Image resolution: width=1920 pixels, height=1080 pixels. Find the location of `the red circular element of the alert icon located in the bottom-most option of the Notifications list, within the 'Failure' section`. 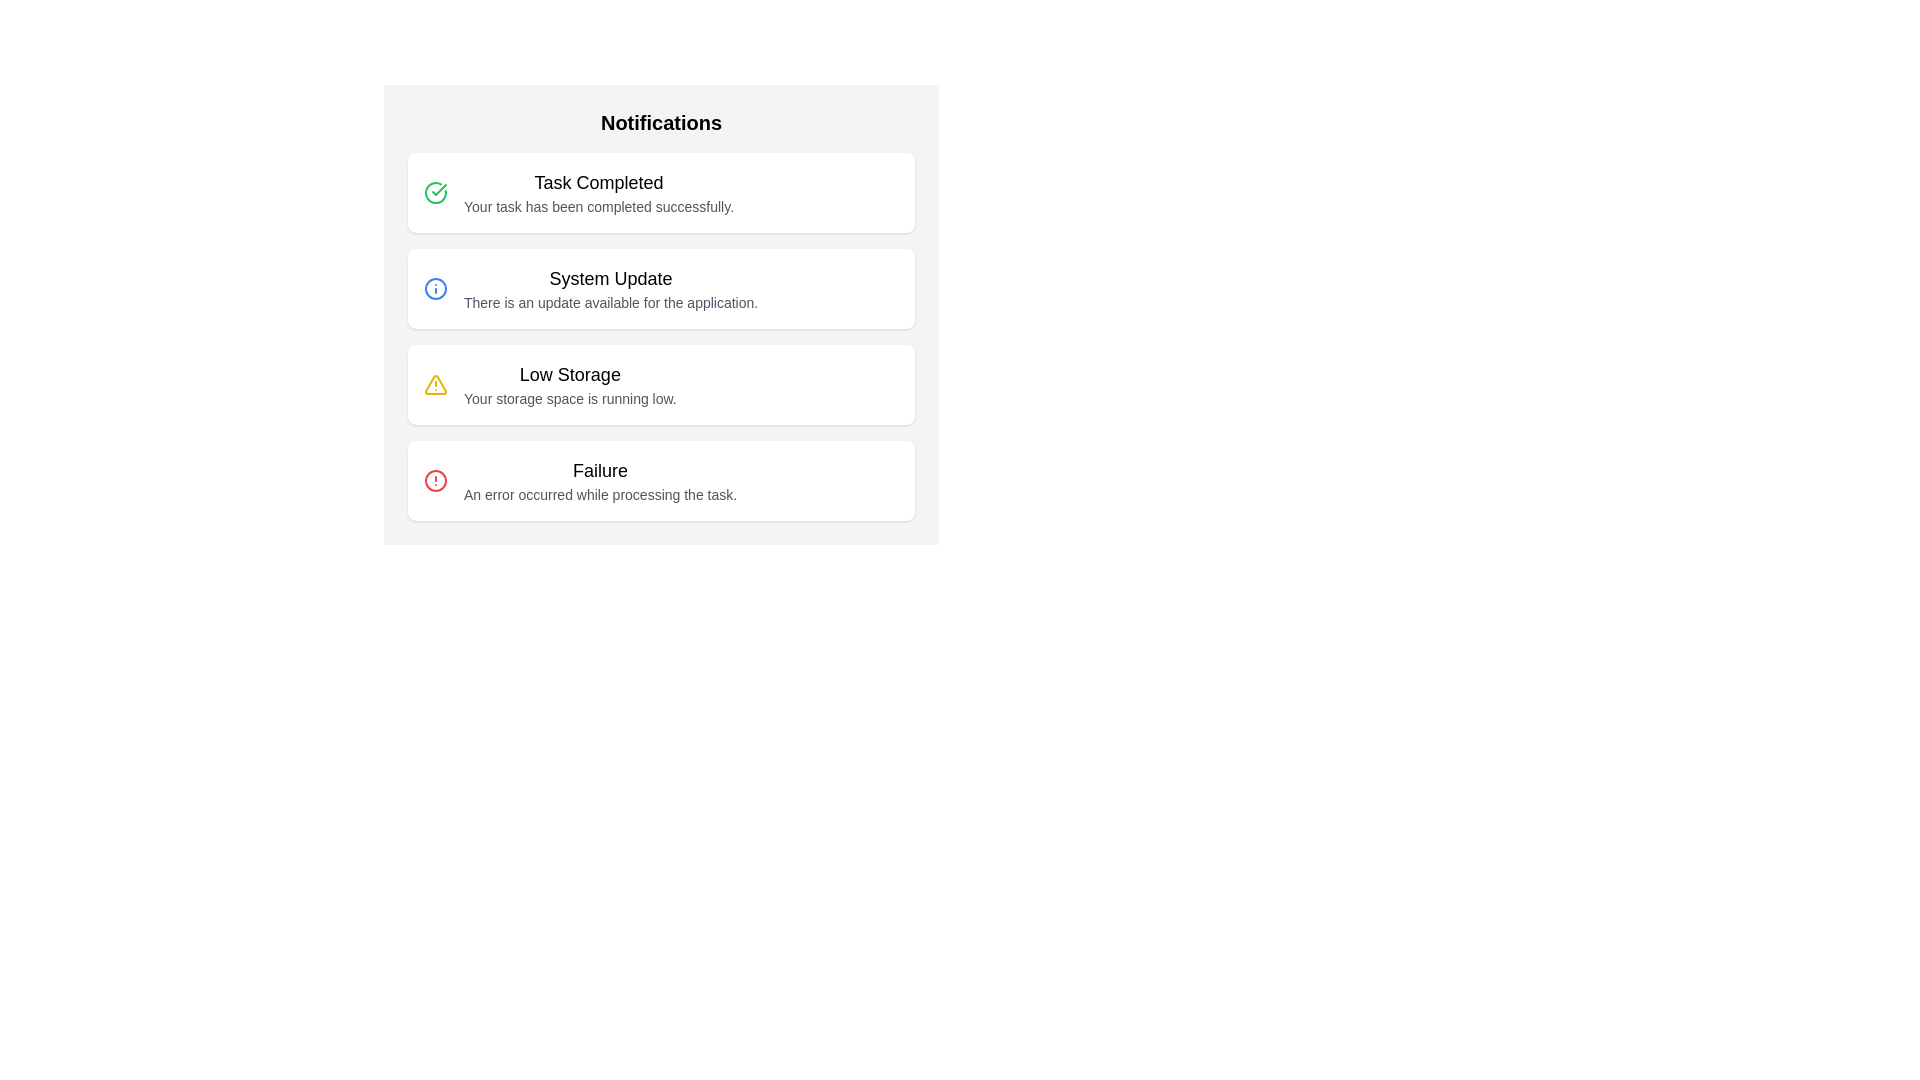

the red circular element of the alert icon located in the bottom-most option of the Notifications list, within the 'Failure' section is located at coordinates (435, 481).